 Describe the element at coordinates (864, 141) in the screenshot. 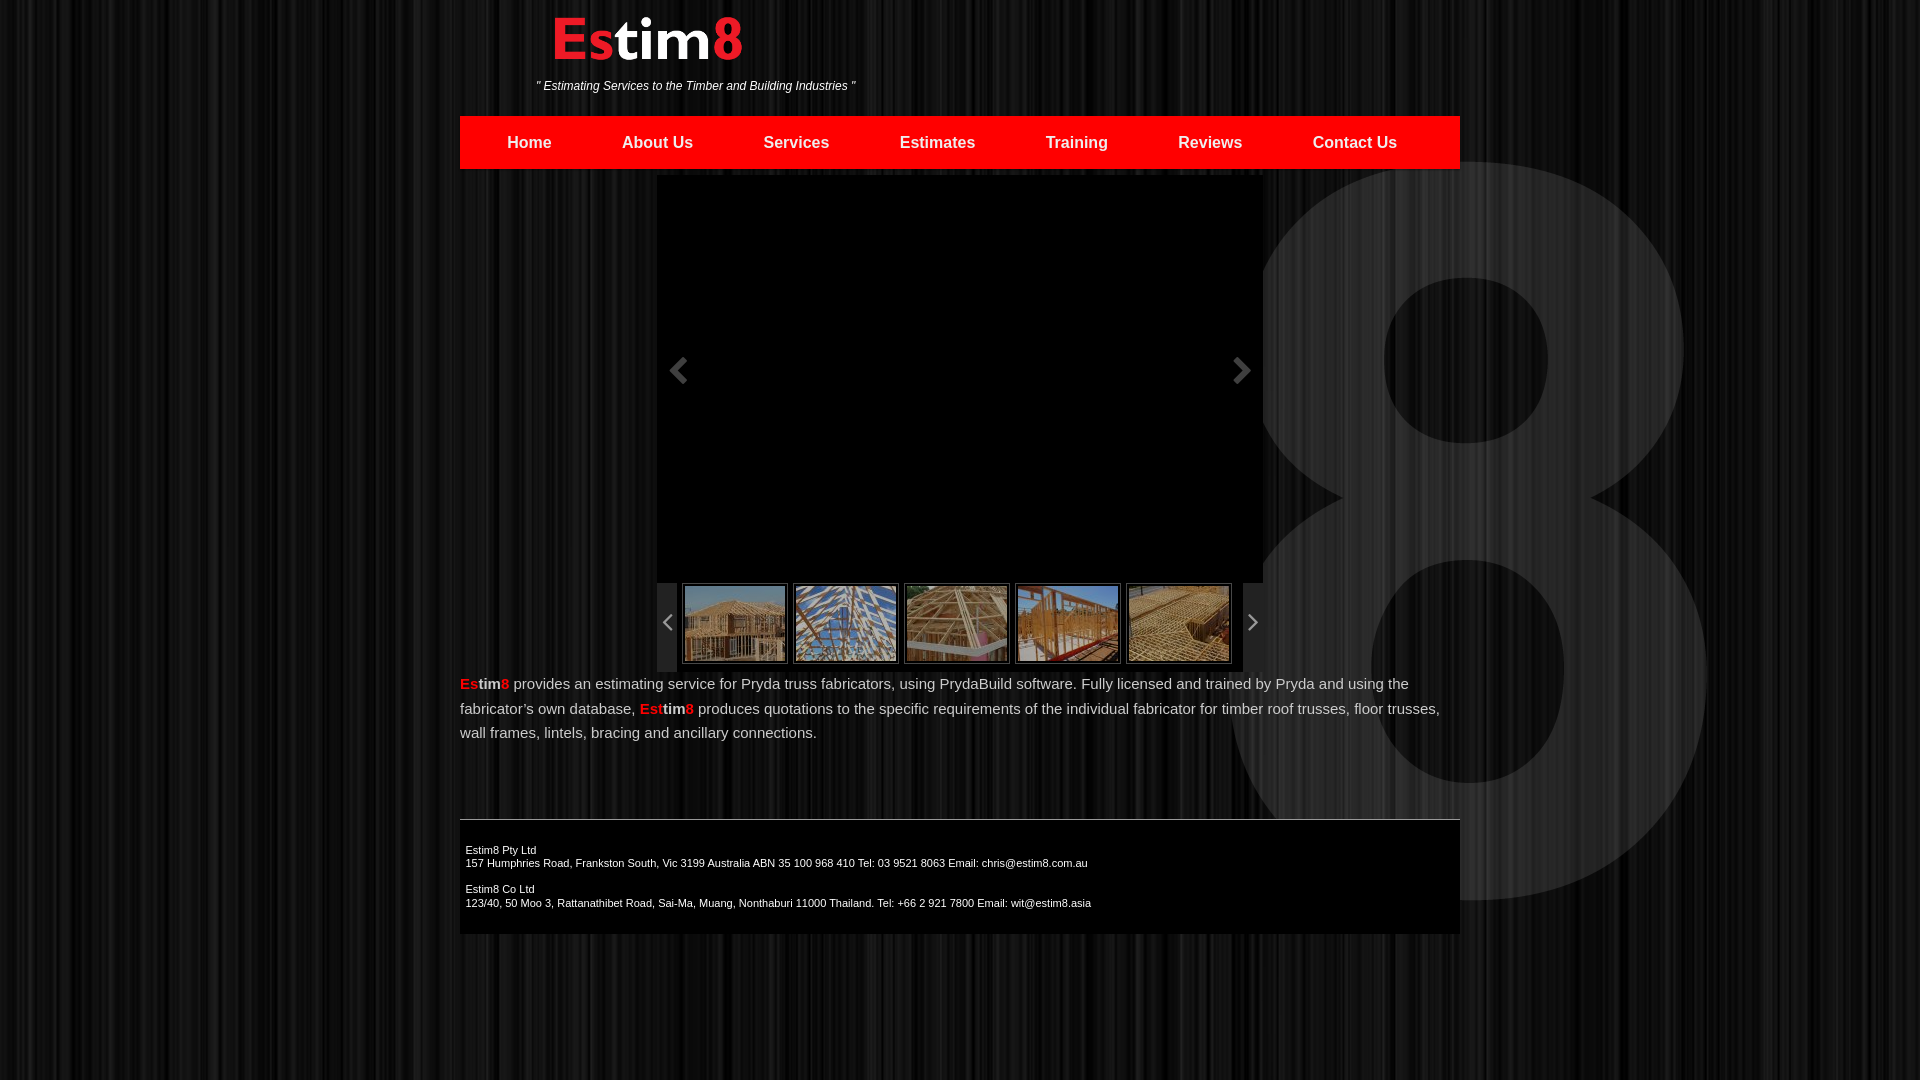

I see `'Estimates'` at that location.